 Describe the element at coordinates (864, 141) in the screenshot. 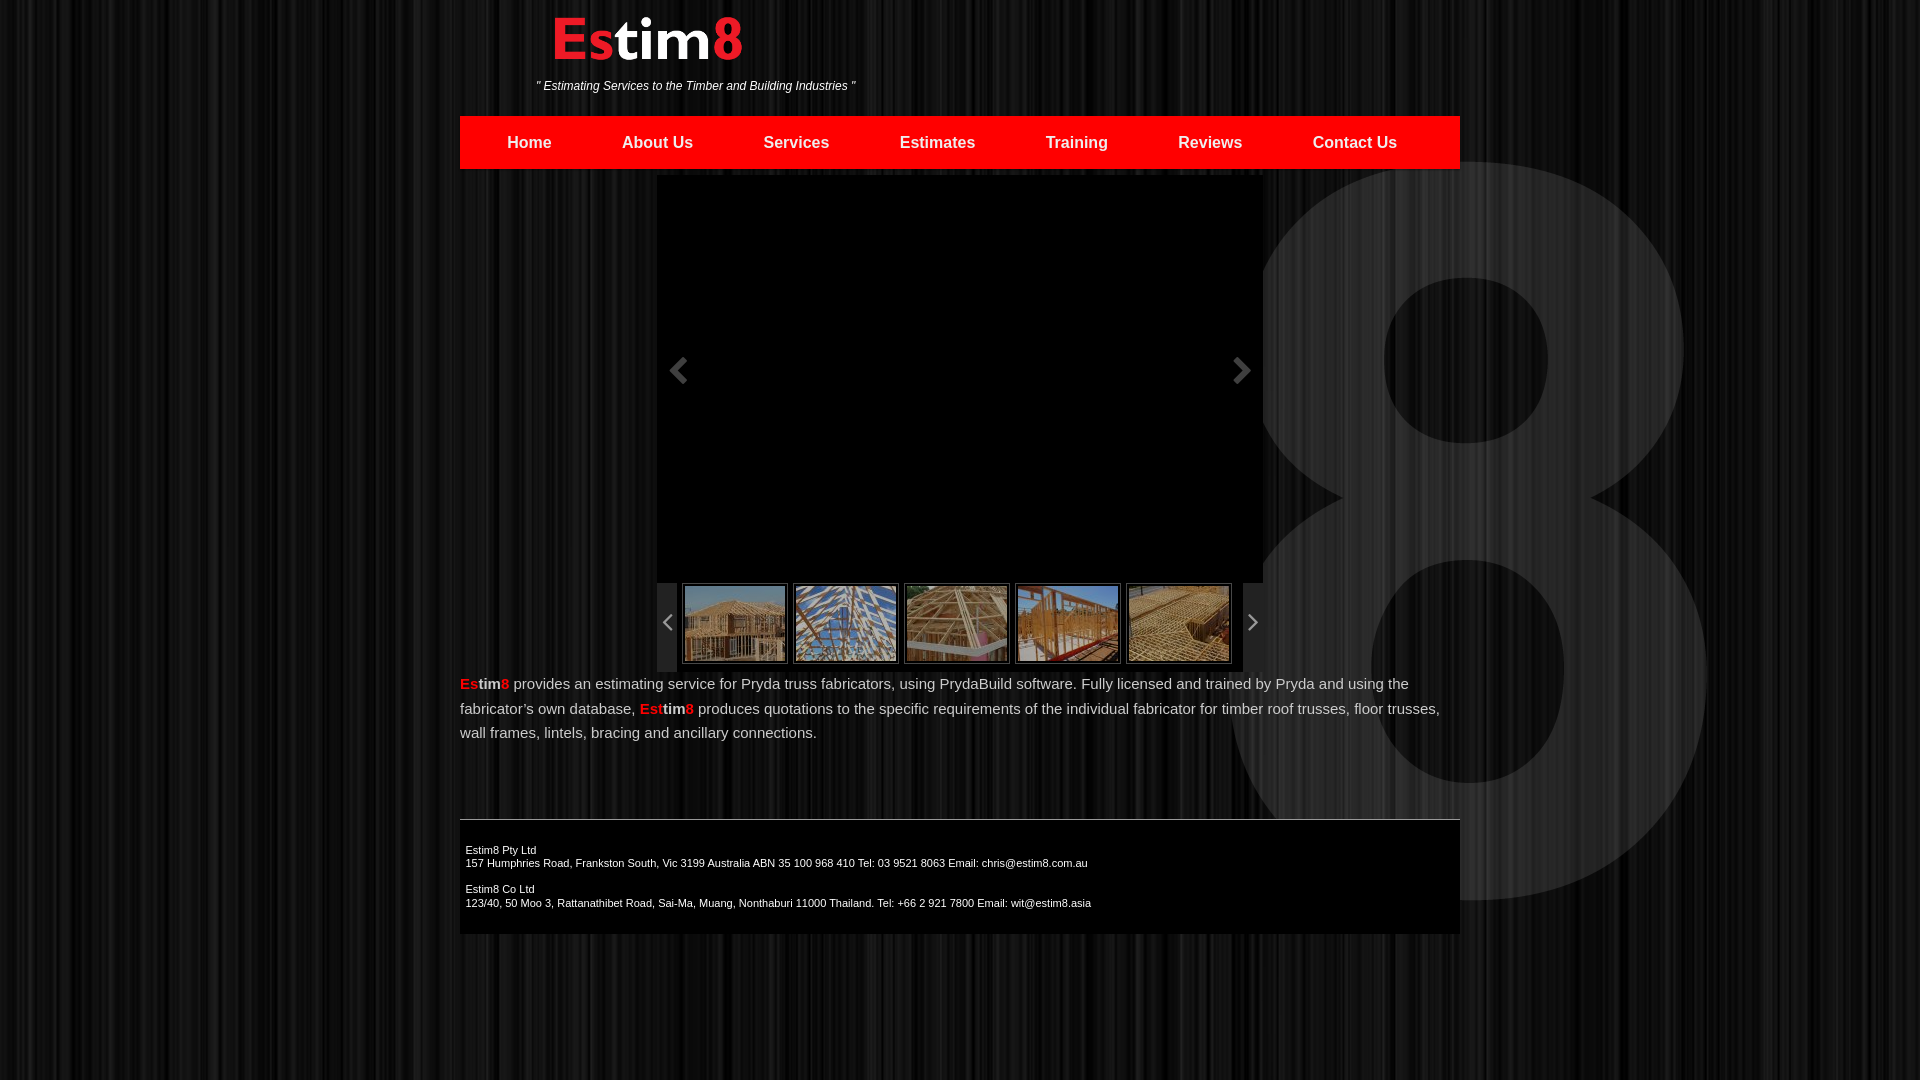

I see `'Estimates'` at that location.